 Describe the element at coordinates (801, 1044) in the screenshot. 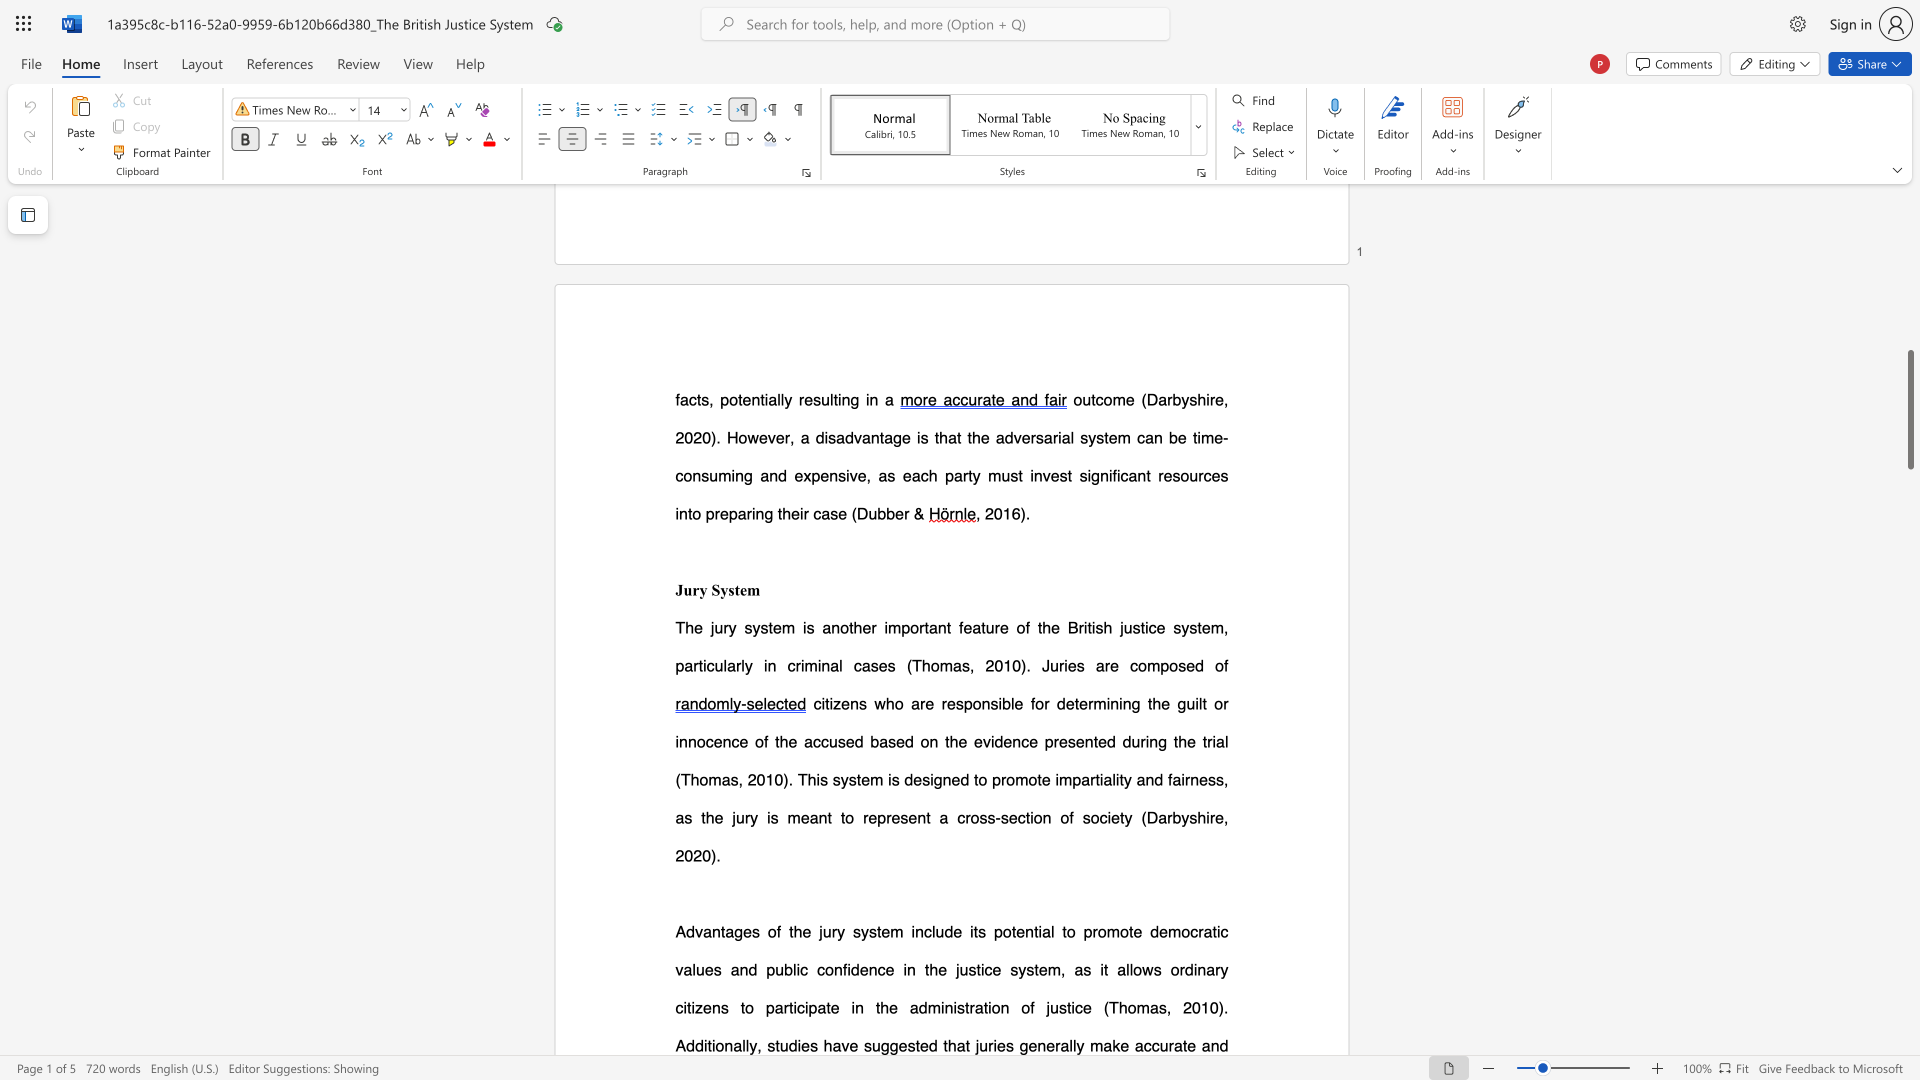

I see `the subset text "es have suggested that juri" within the text "in the administration of justice (Thomas, 2010). Additionally, studies have suggested that juries"` at that location.